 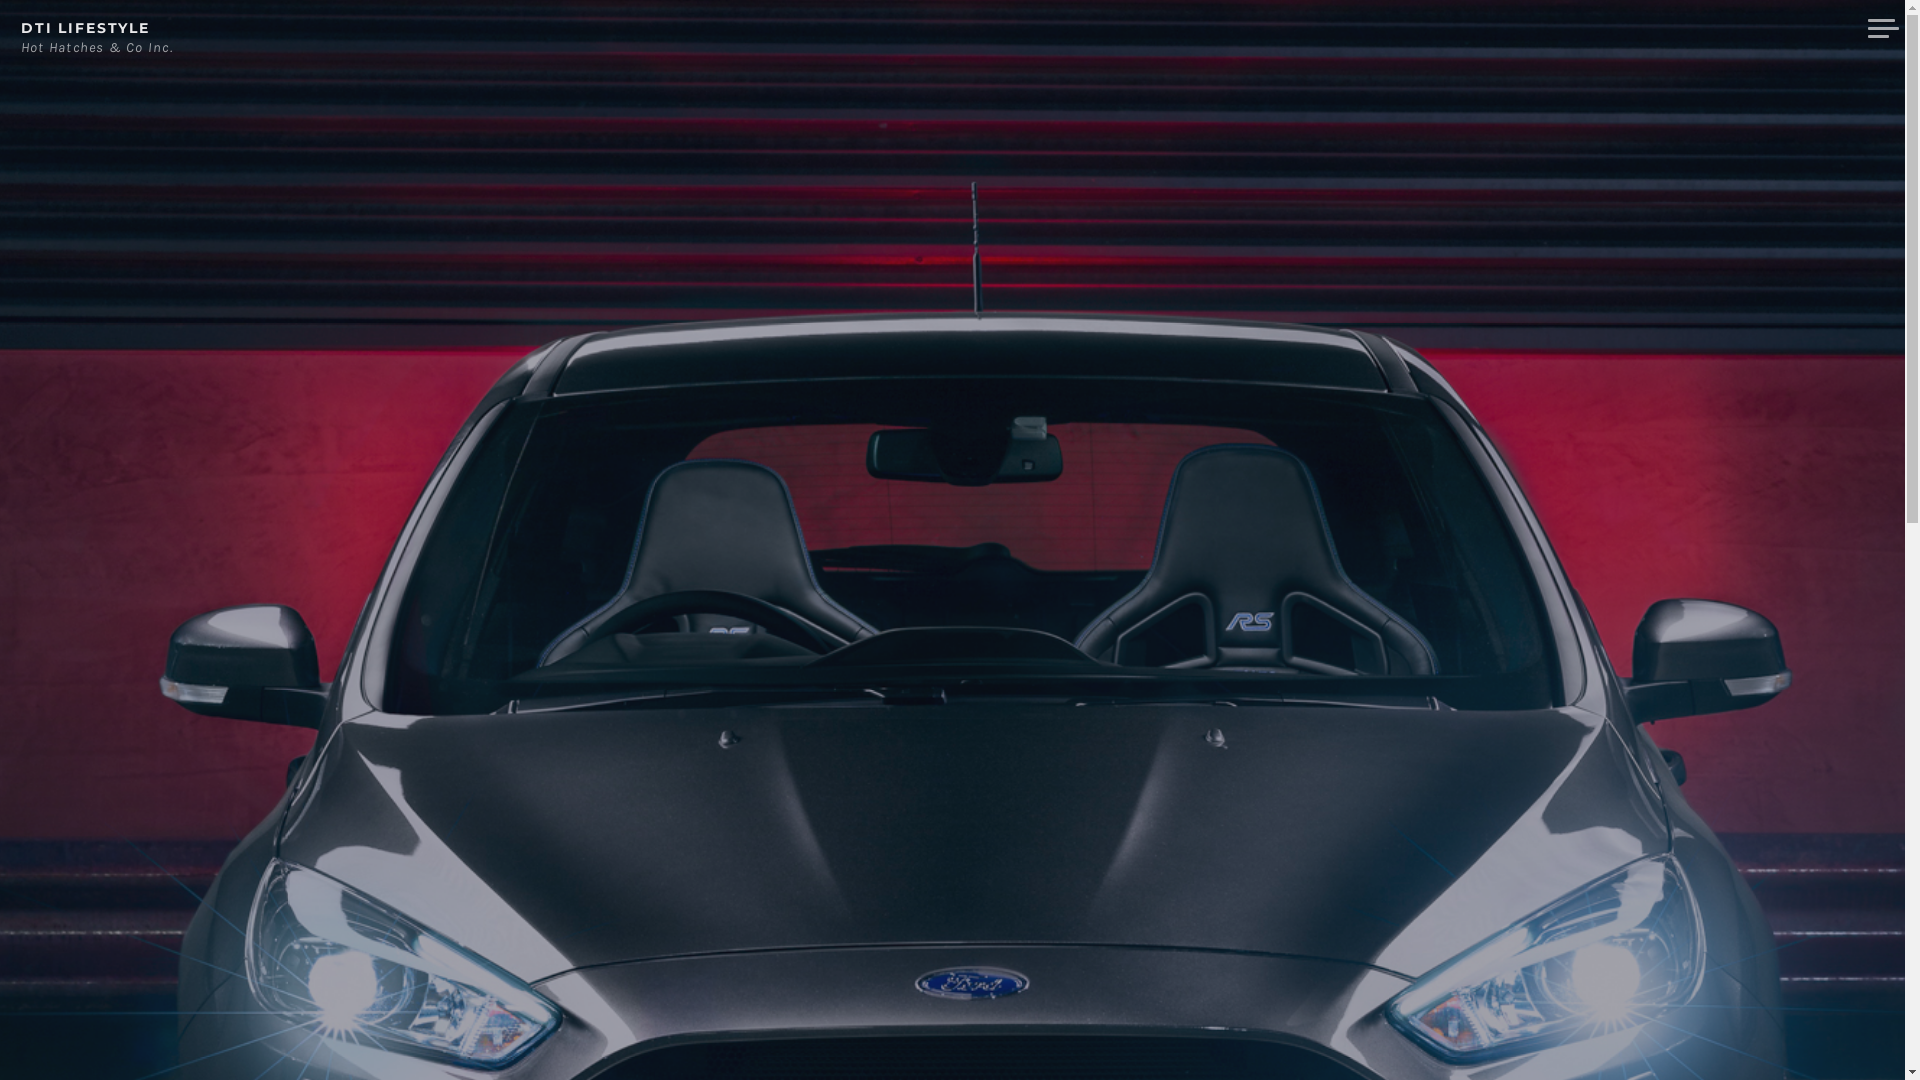 What do you see at coordinates (20, 27) in the screenshot?
I see `'DTI LIFESTYLE'` at bounding box center [20, 27].